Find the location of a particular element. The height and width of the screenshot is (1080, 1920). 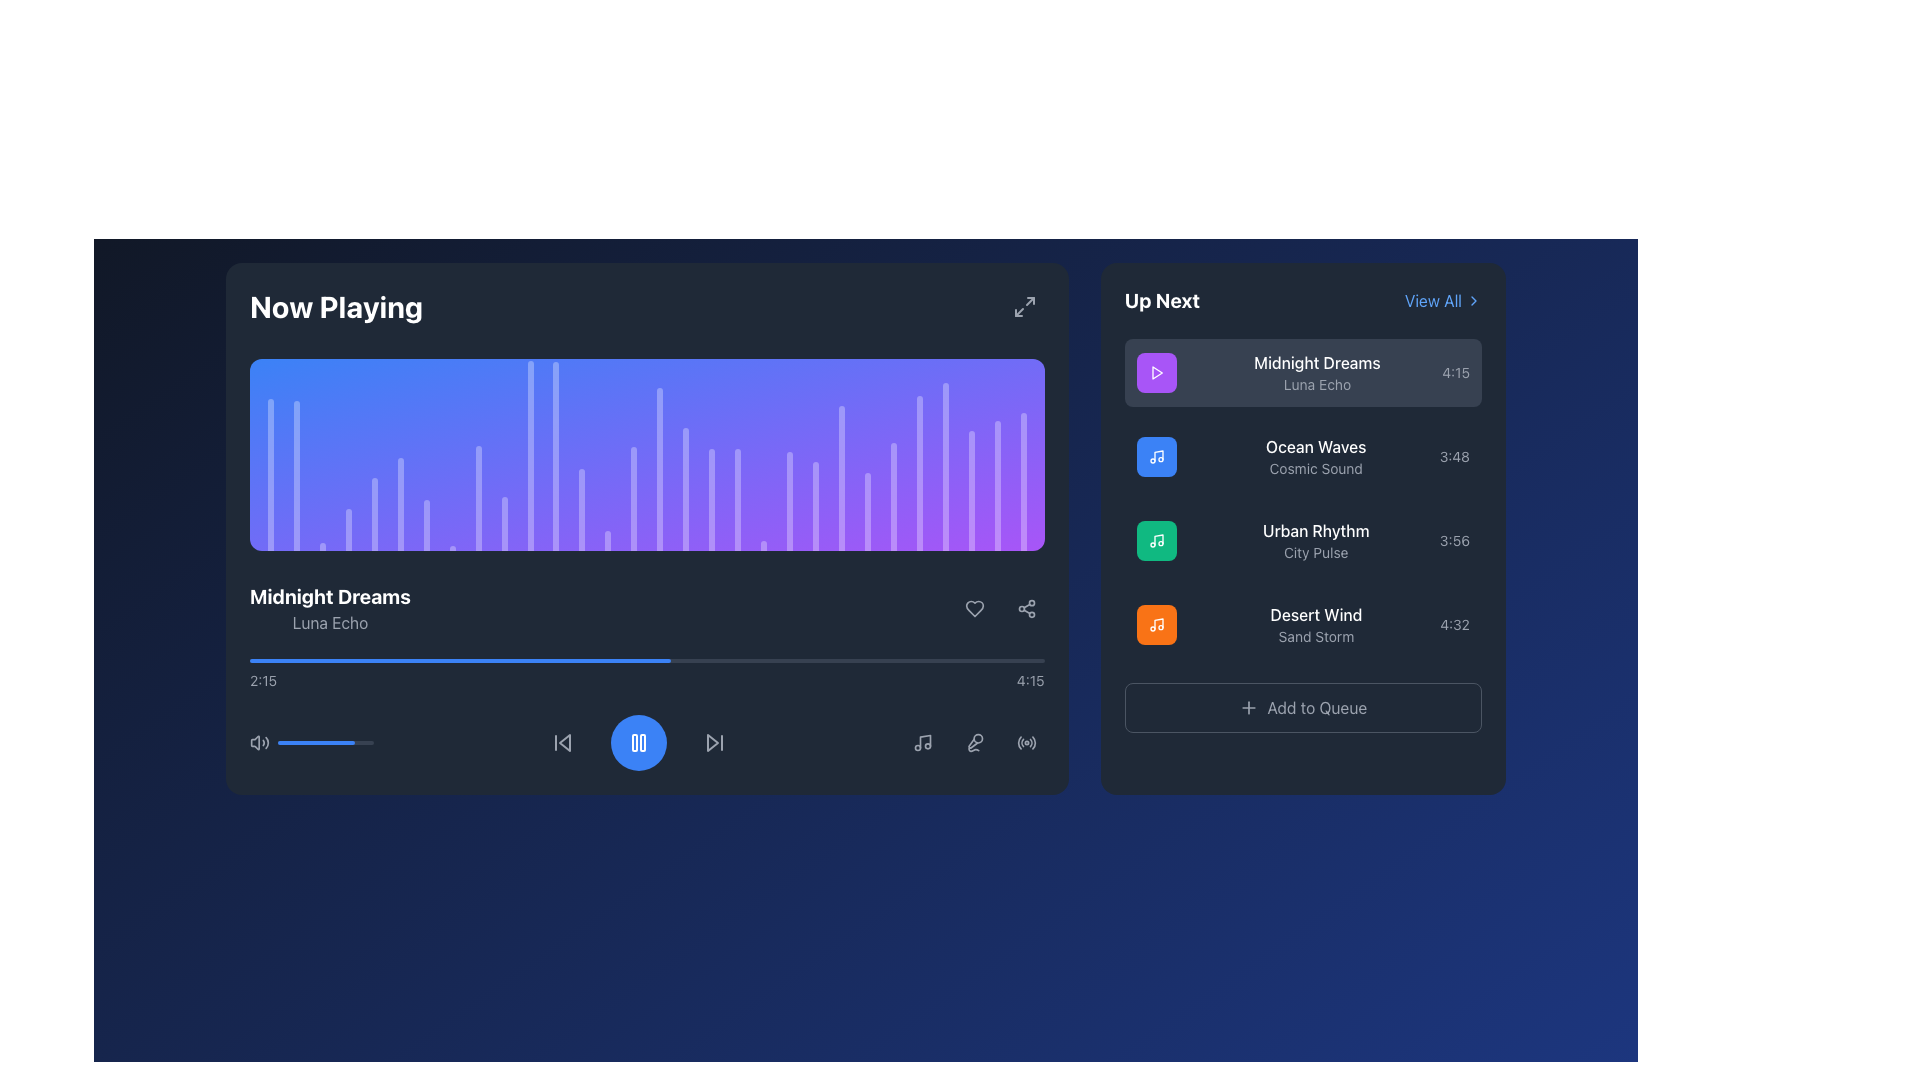

the subtitle text label located in the 'Up Next' section, specifically below the 'Urban Rhythm' title, which is identifiable by its gray color is located at coordinates (1316, 552).